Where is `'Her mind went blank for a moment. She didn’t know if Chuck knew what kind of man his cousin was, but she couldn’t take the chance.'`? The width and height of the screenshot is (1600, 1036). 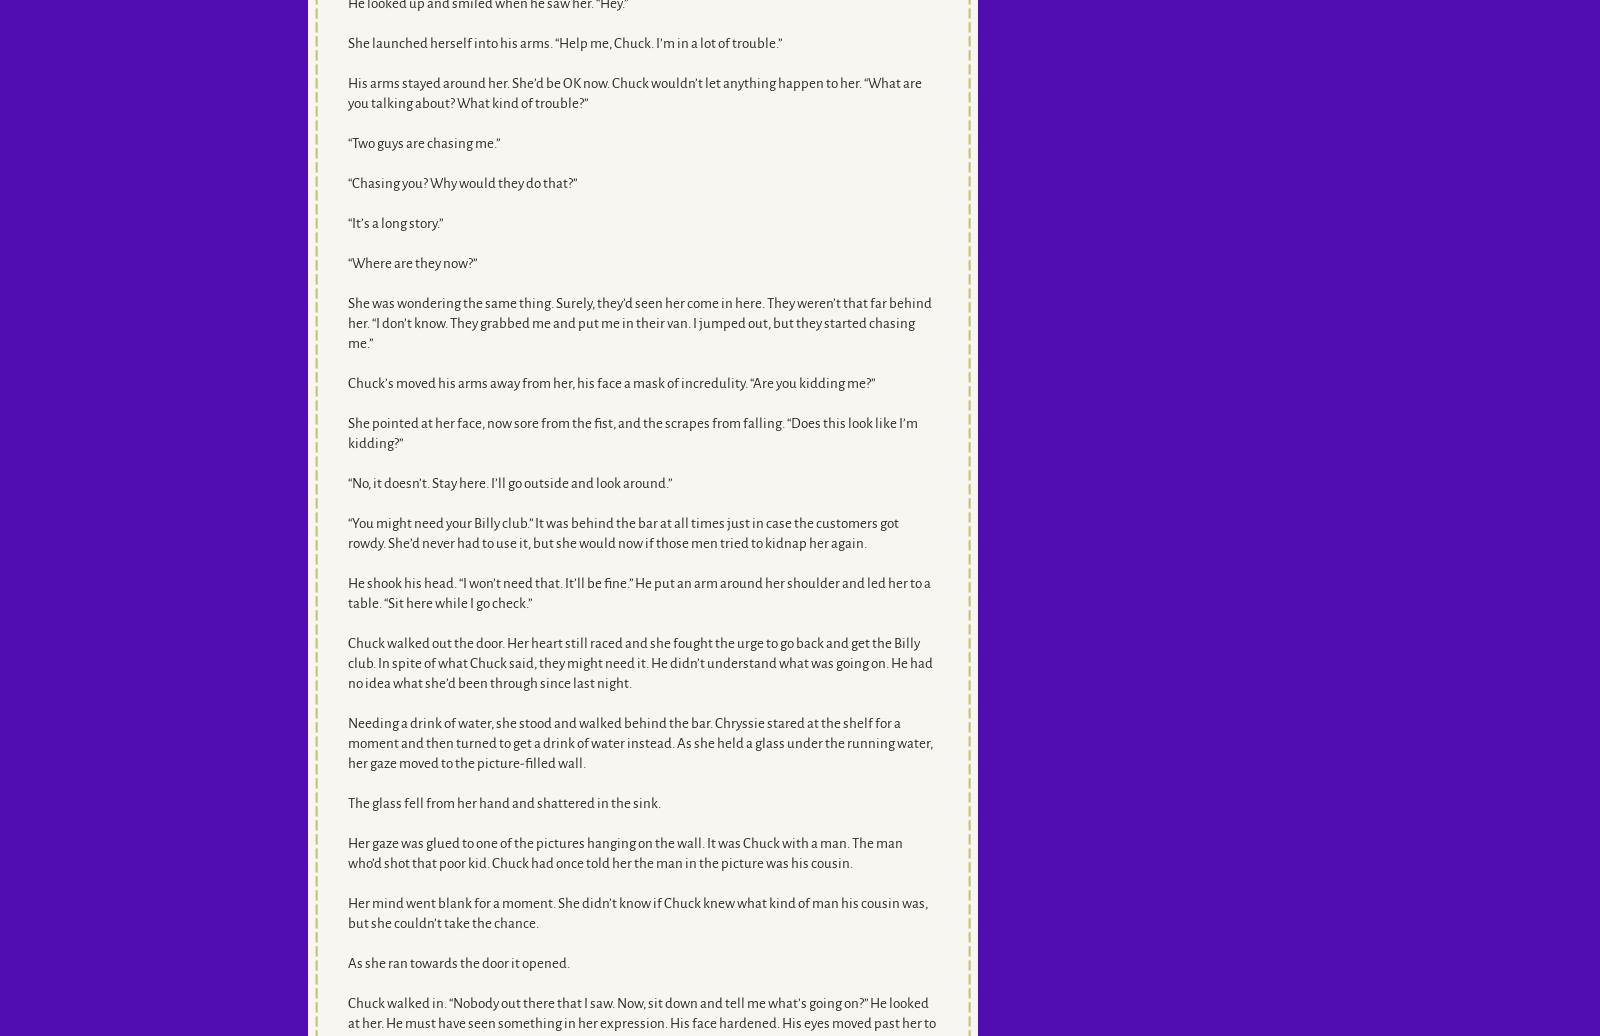 'Her mind went blank for a moment. She didn’t know if Chuck knew what kind of man his cousin was, but she couldn’t take the chance.' is located at coordinates (636, 913).